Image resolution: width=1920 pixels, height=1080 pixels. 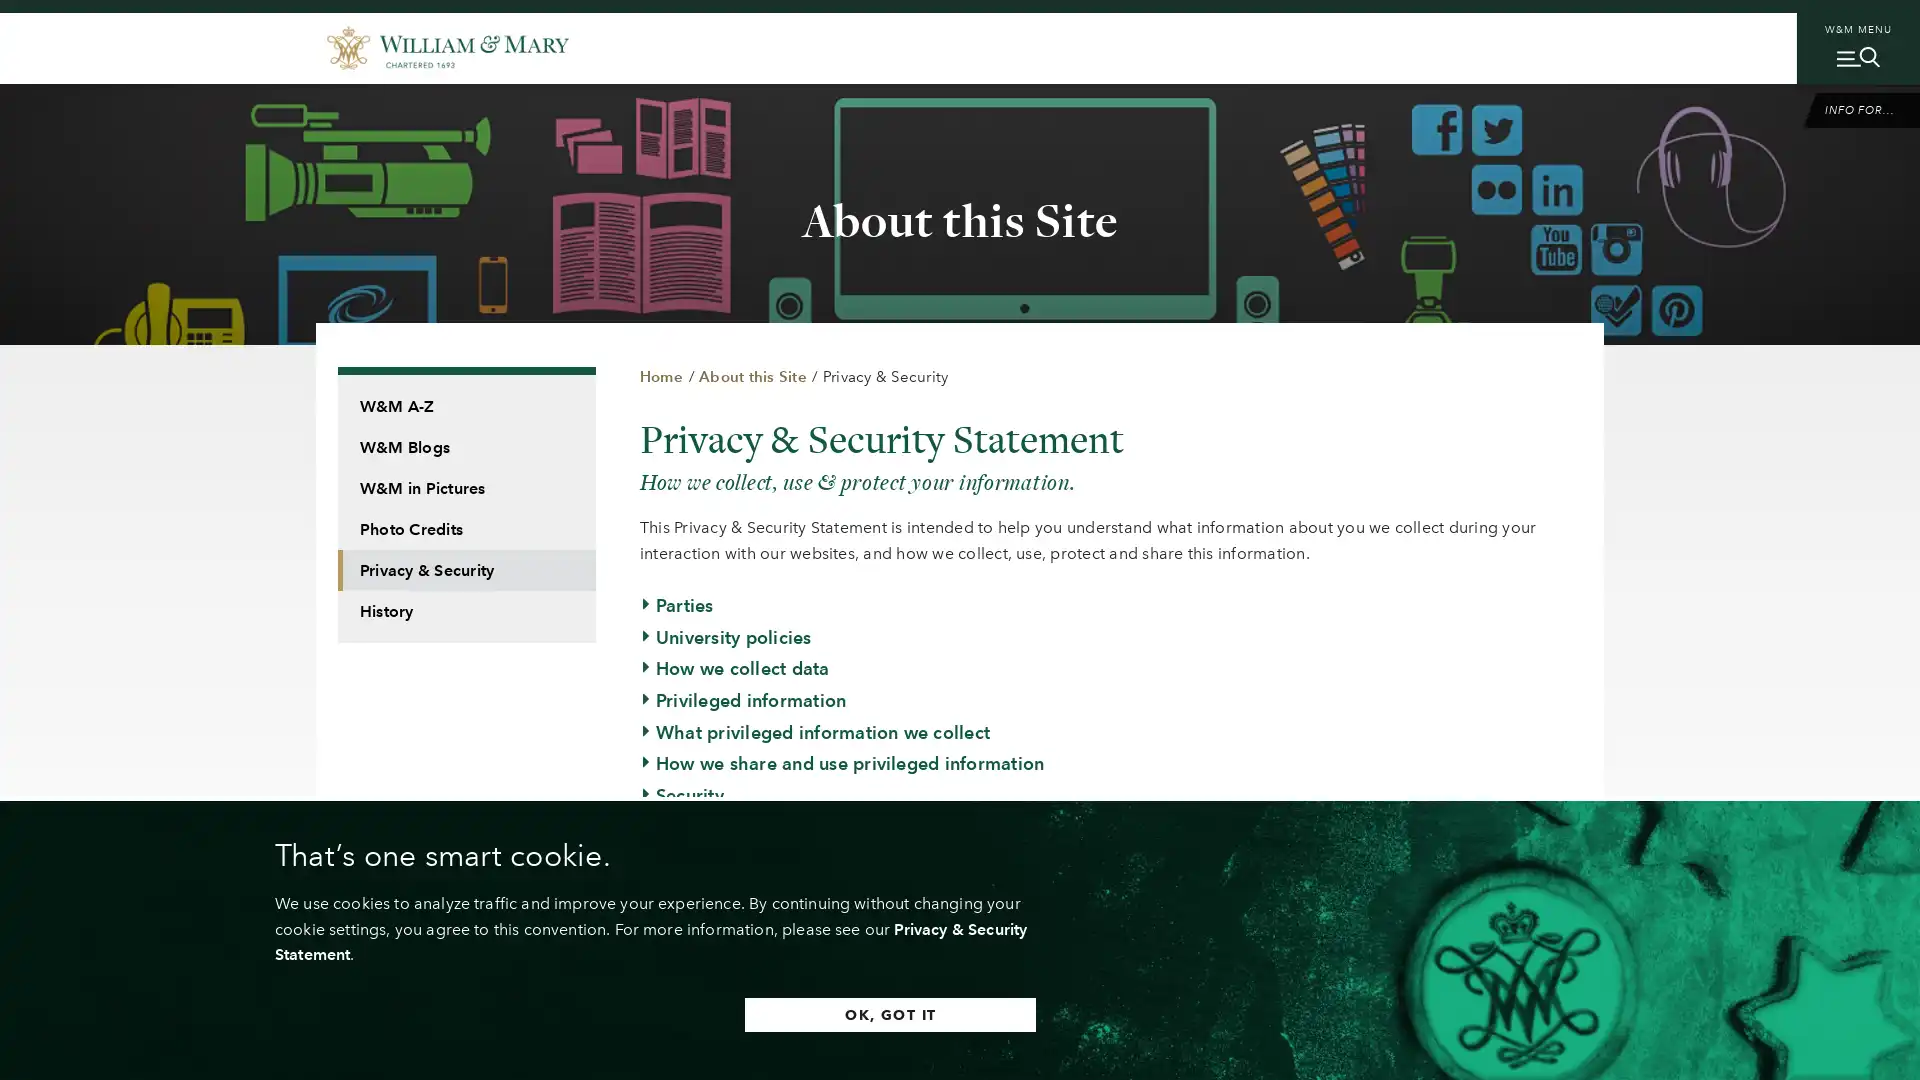 I want to click on Security, so click(x=681, y=794).